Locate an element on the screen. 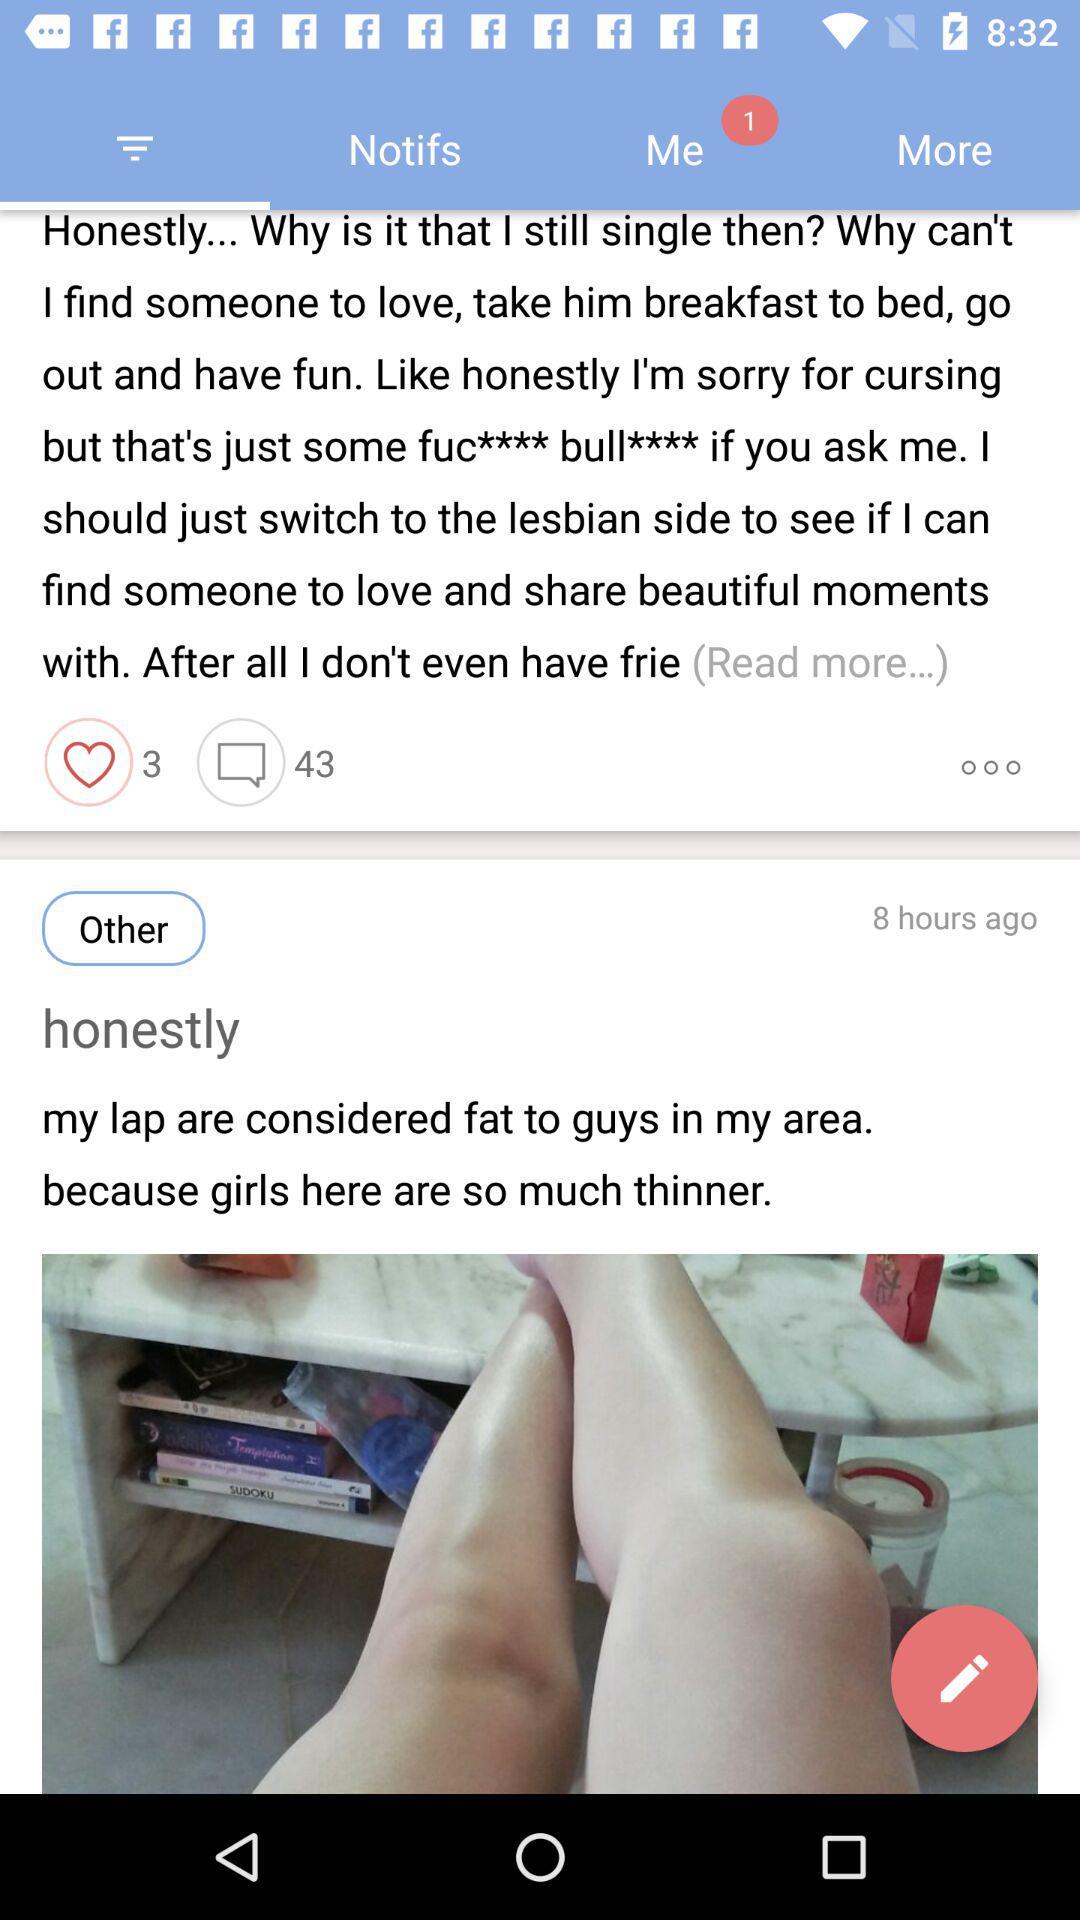  icon to the right of the 43 is located at coordinates (990, 761).